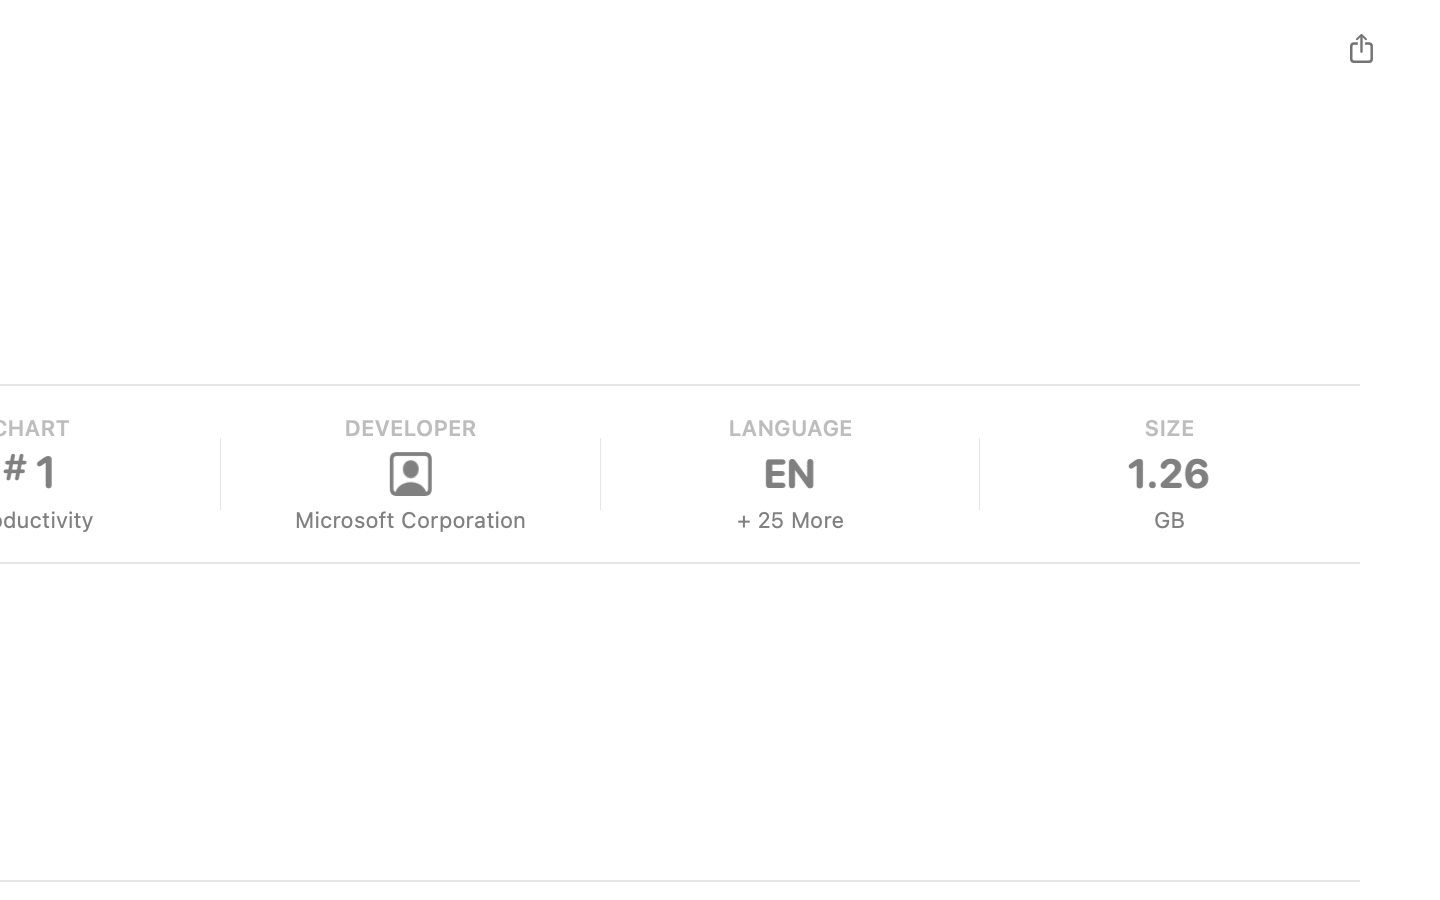 The image size is (1440, 900). What do you see at coordinates (407, 428) in the screenshot?
I see `'DEVELOPER'` at bounding box center [407, 428].